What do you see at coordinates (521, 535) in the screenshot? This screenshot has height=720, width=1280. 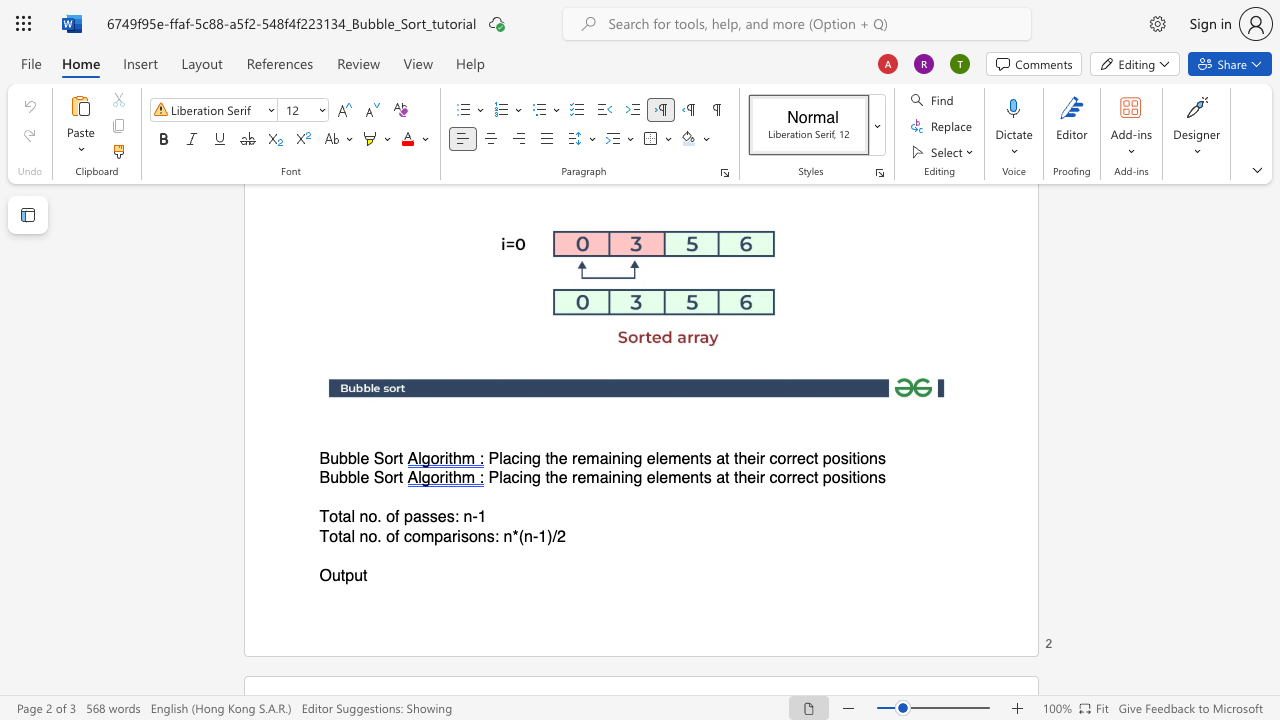 I see `the 1th character "(" in the text` at bounding box center [521, 535].